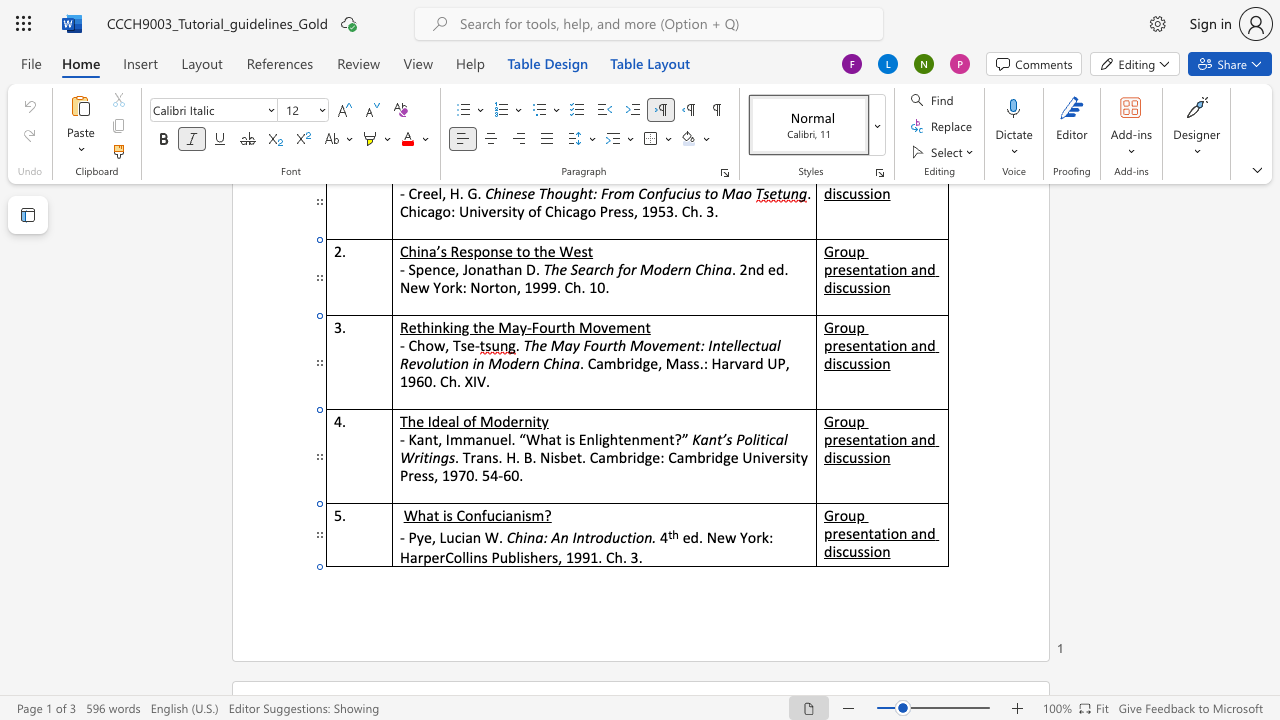  Describe the element at coordinates (636, 557) in the screenshot. I see `the space between the continuous character "3" and "." in the text` at that location.